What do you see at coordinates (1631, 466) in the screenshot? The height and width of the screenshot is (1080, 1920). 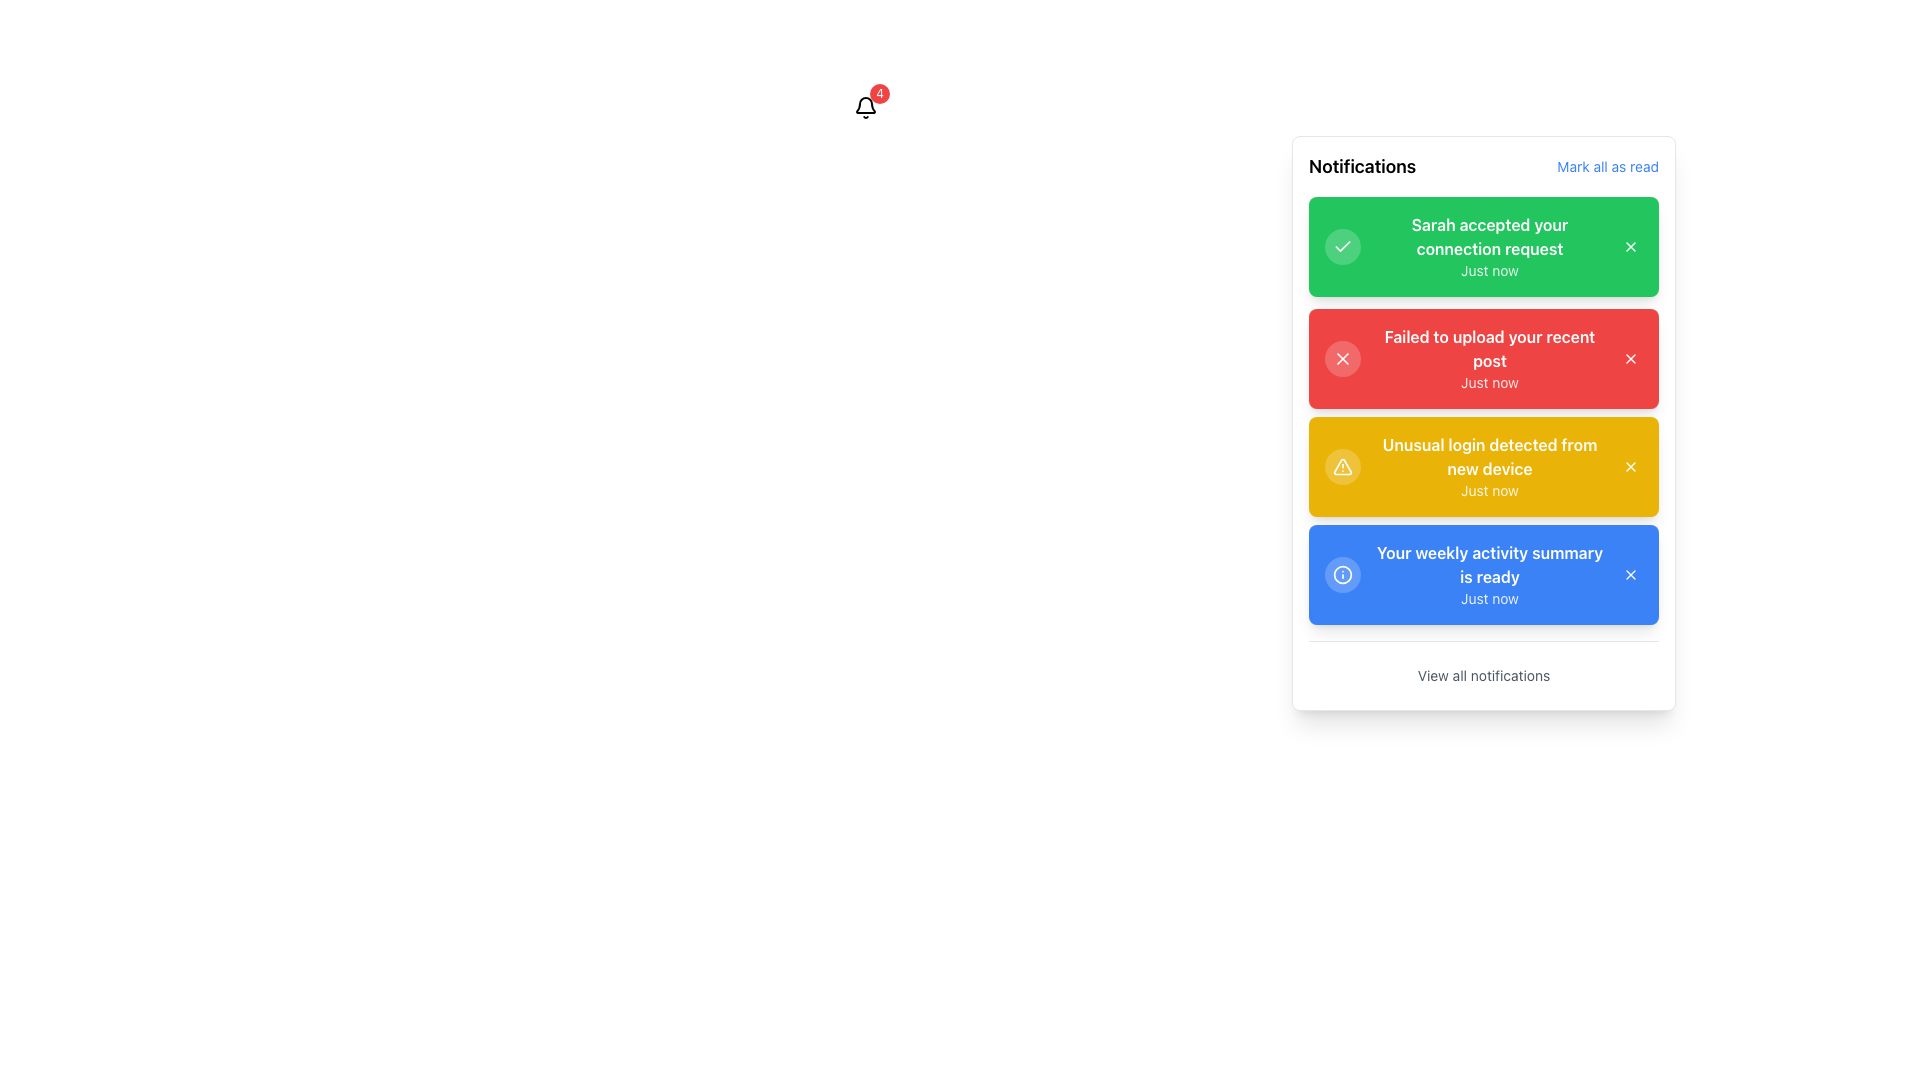 I see `the close button located at the top-right corner of the notification card that reads 'Unusual login detected from new device, Just now.' This button is the fourth notification item in the list` at bounding box center [1631, 466].